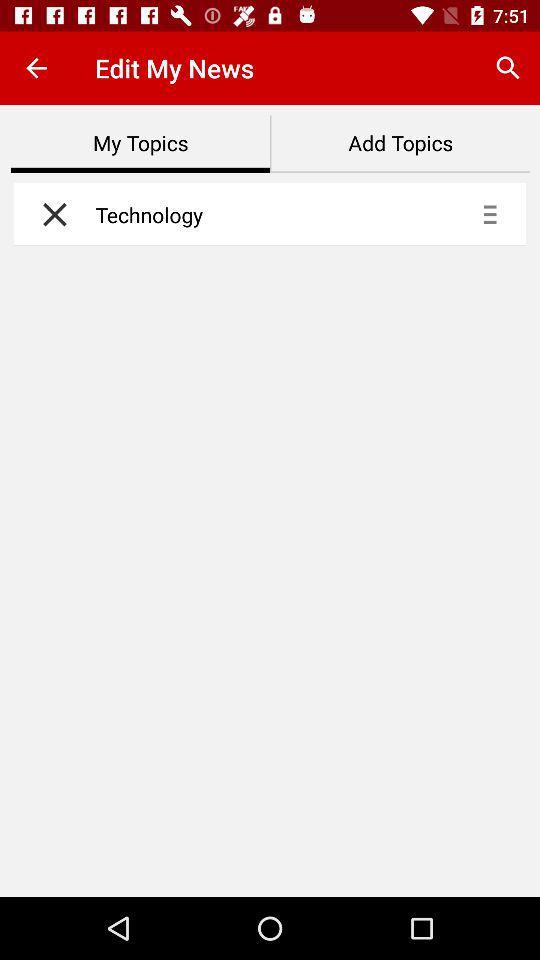 This screenshot has height=960, width=540. What do you see at coordinates (400, 143) in the screenshot?
I see `add topics item` at bounding box center [400, 143].